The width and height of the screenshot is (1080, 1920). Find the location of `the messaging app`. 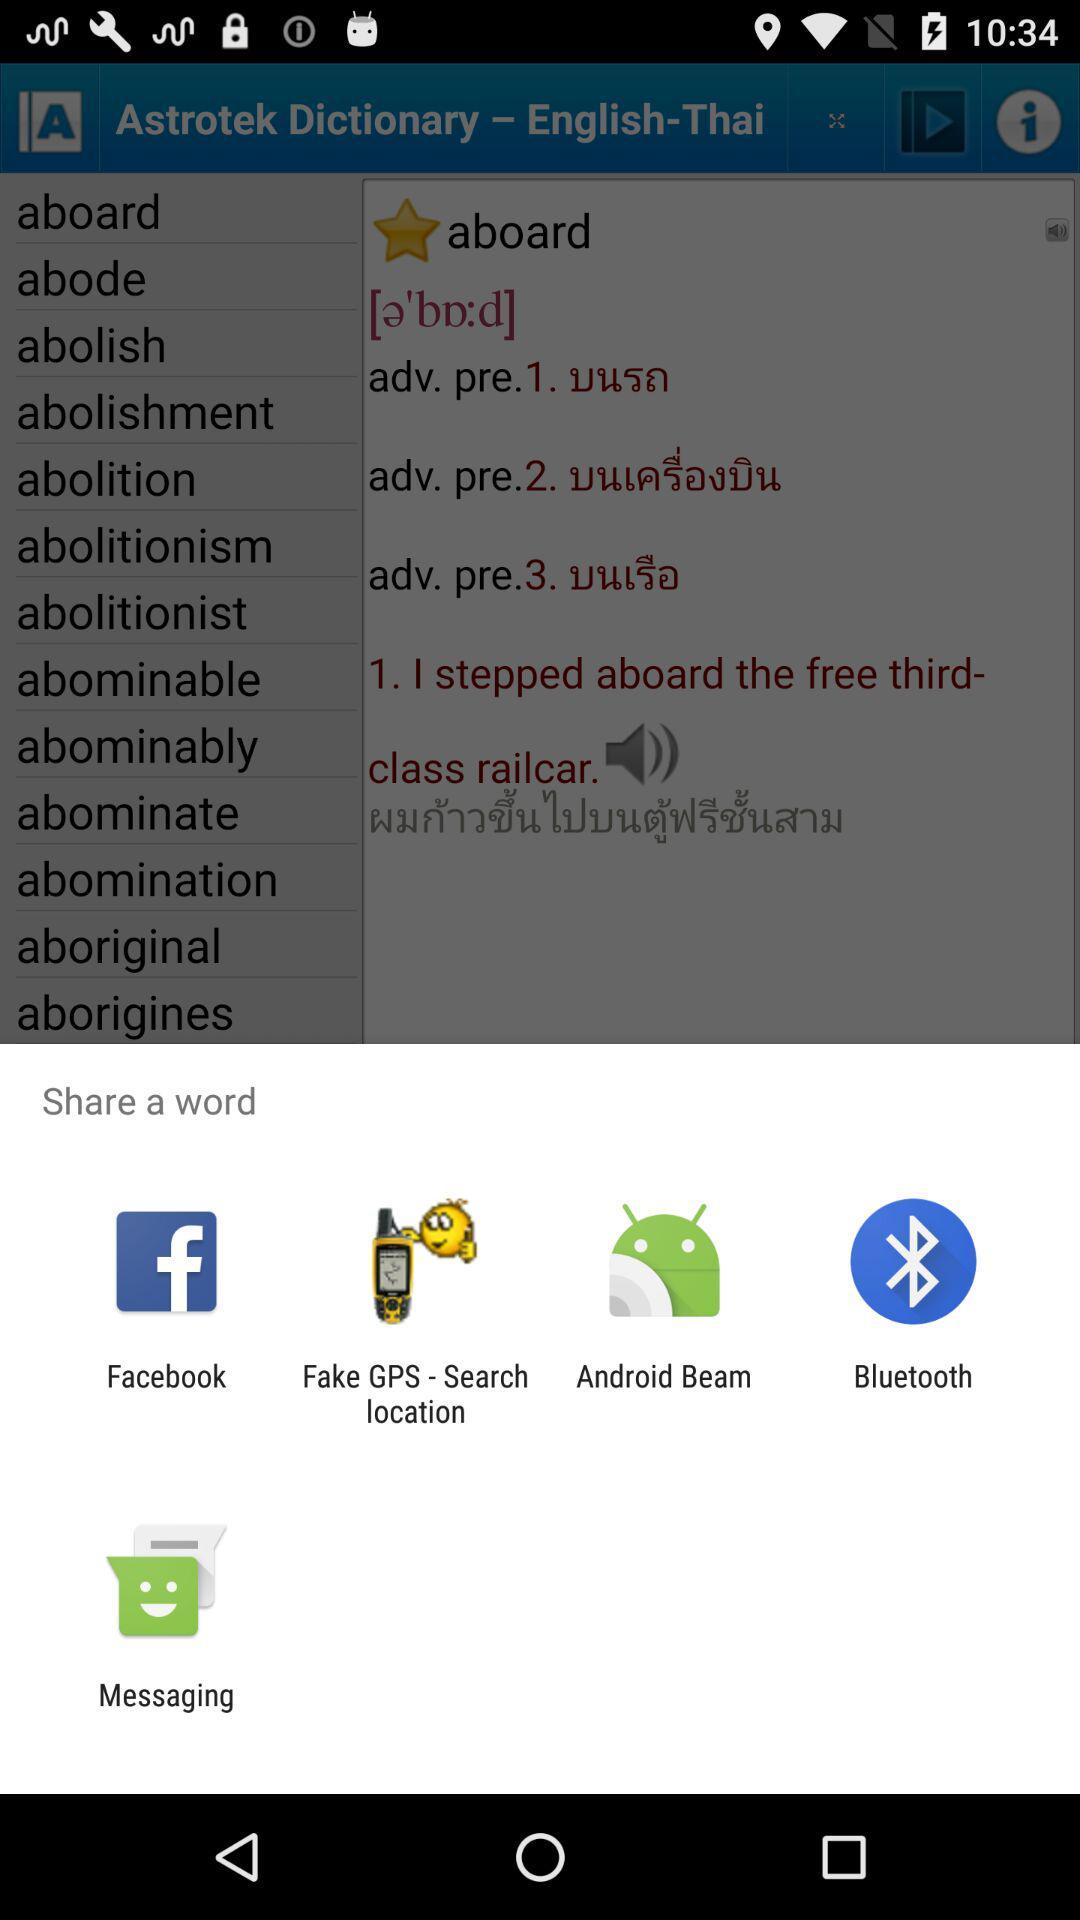

the messaging app is located at coordinates (165, 1711).